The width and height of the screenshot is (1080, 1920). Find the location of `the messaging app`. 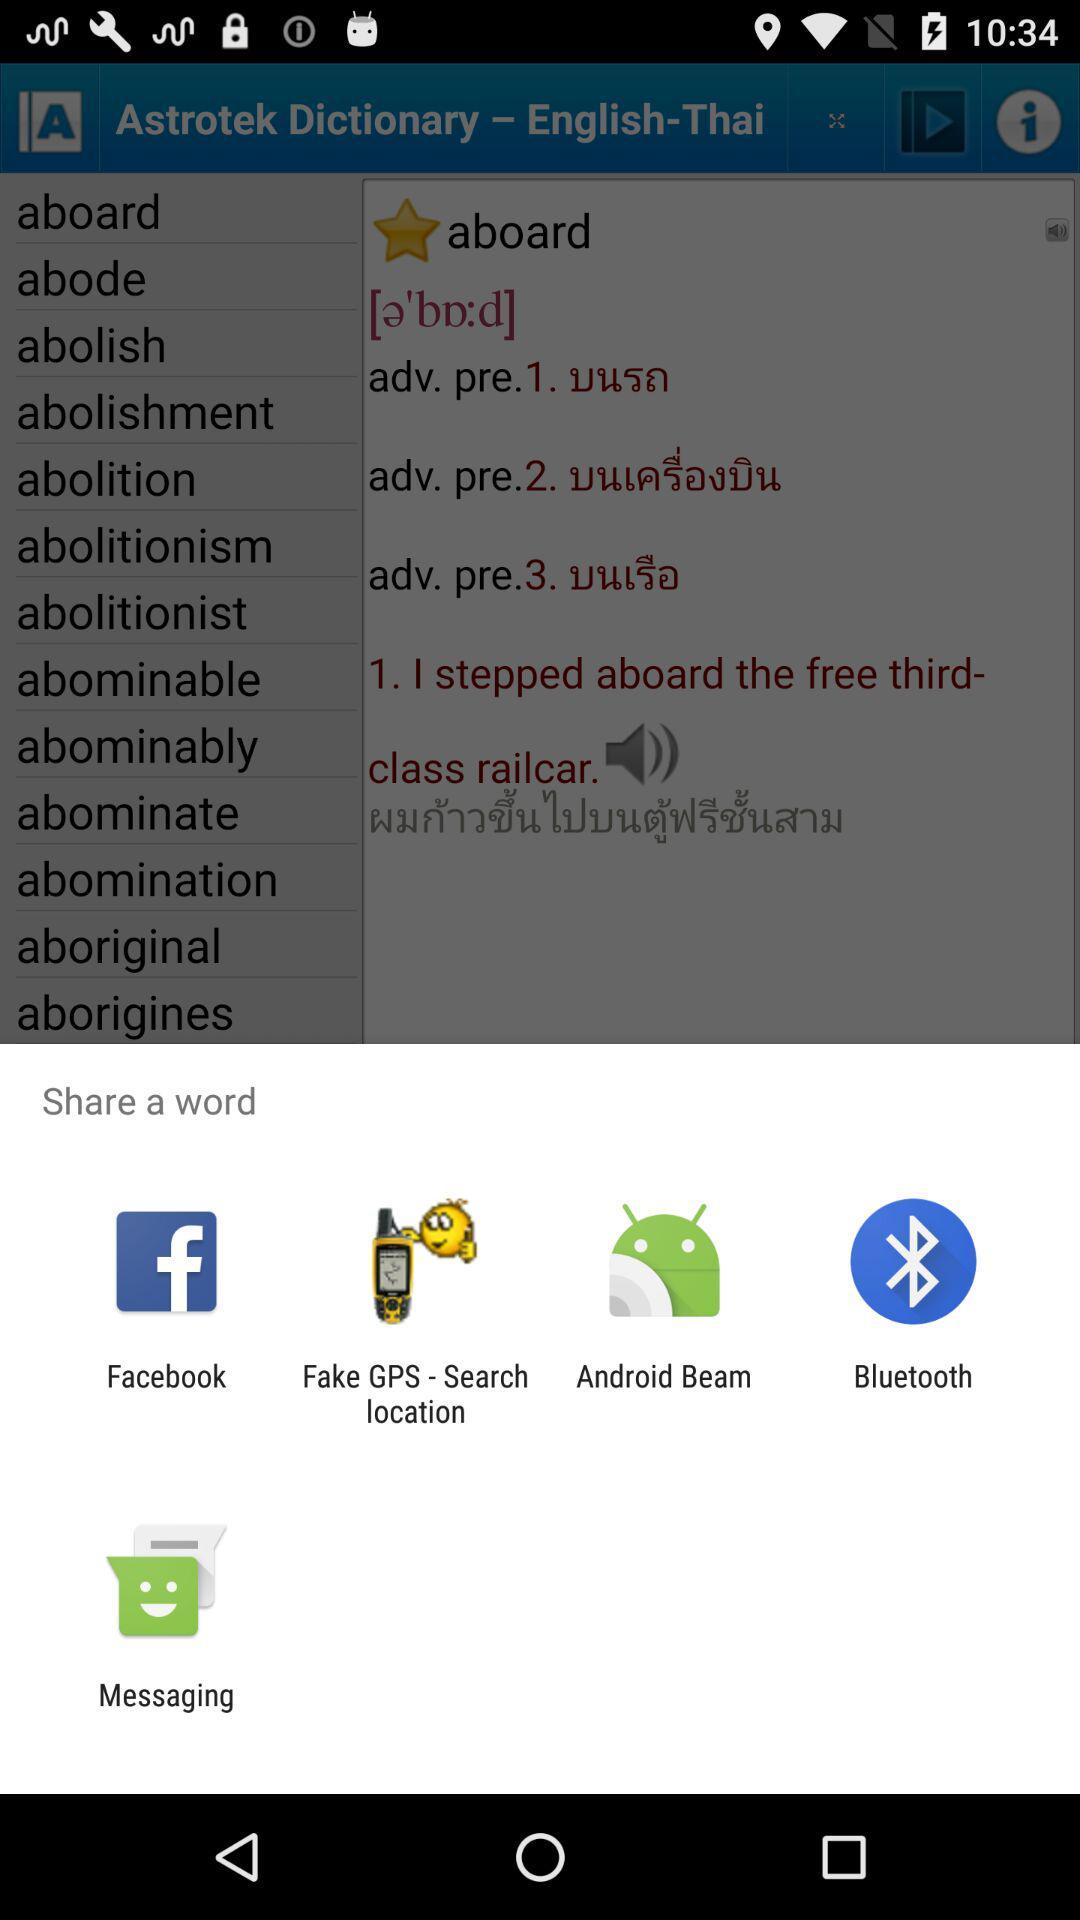

the messaging app is located at coordinates (165, 1711).